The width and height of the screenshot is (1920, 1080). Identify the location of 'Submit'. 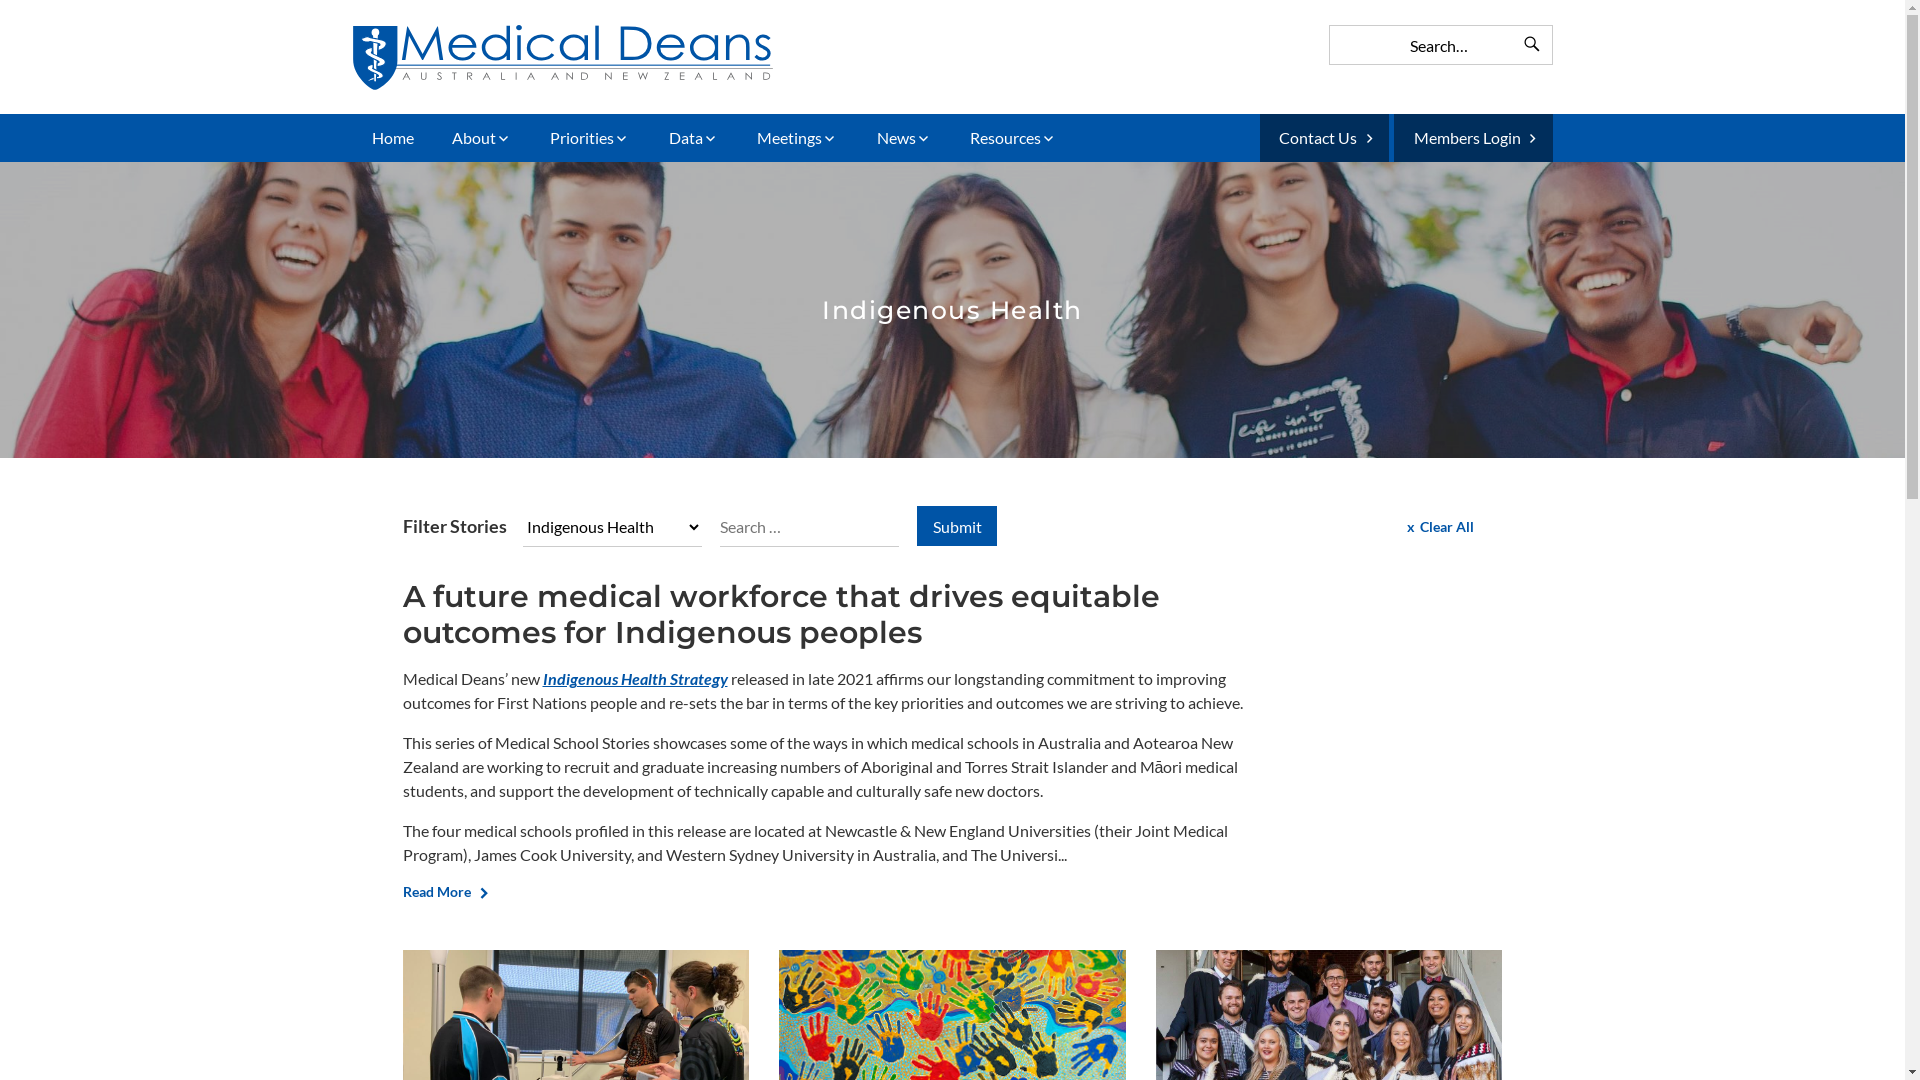
(915, 524).